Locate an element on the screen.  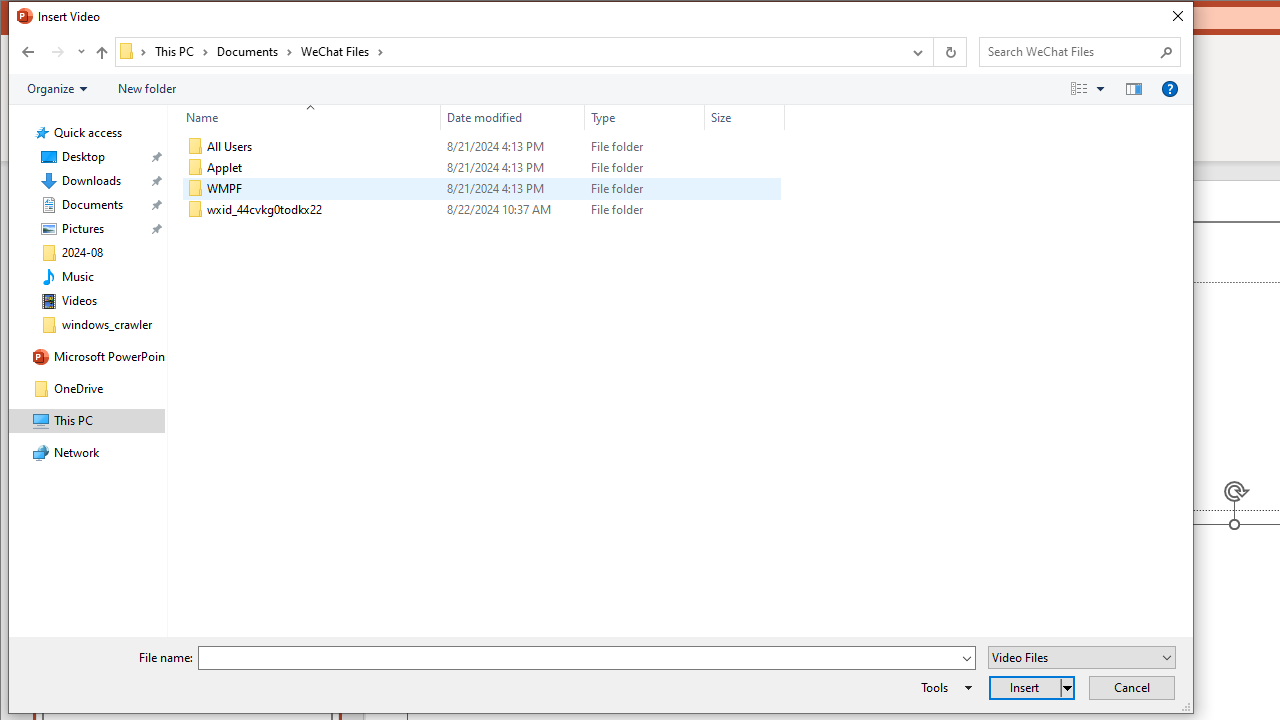
'File name:' is located at coordinates (578, 658).